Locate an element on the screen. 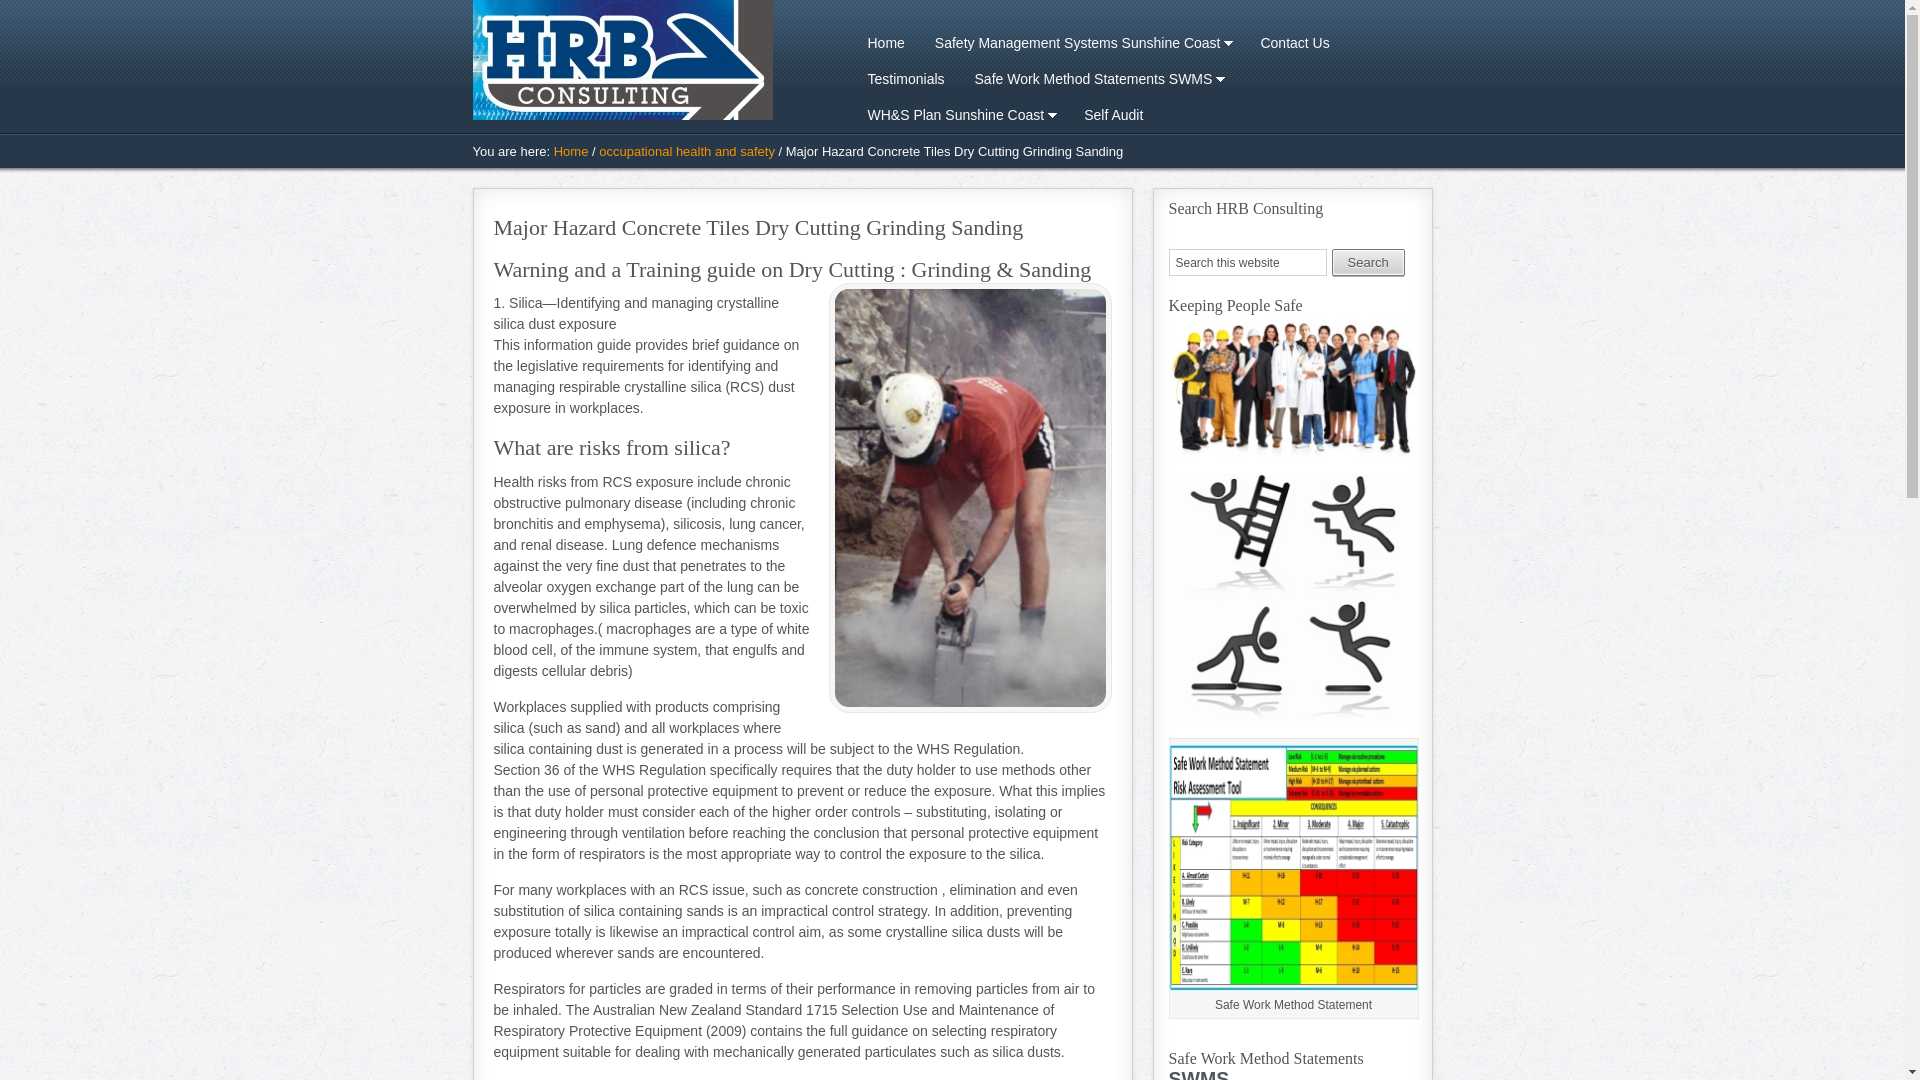 The width and height of the screenshot is (1920, 1080). 'Search' is located at coordinates (1367, 261).